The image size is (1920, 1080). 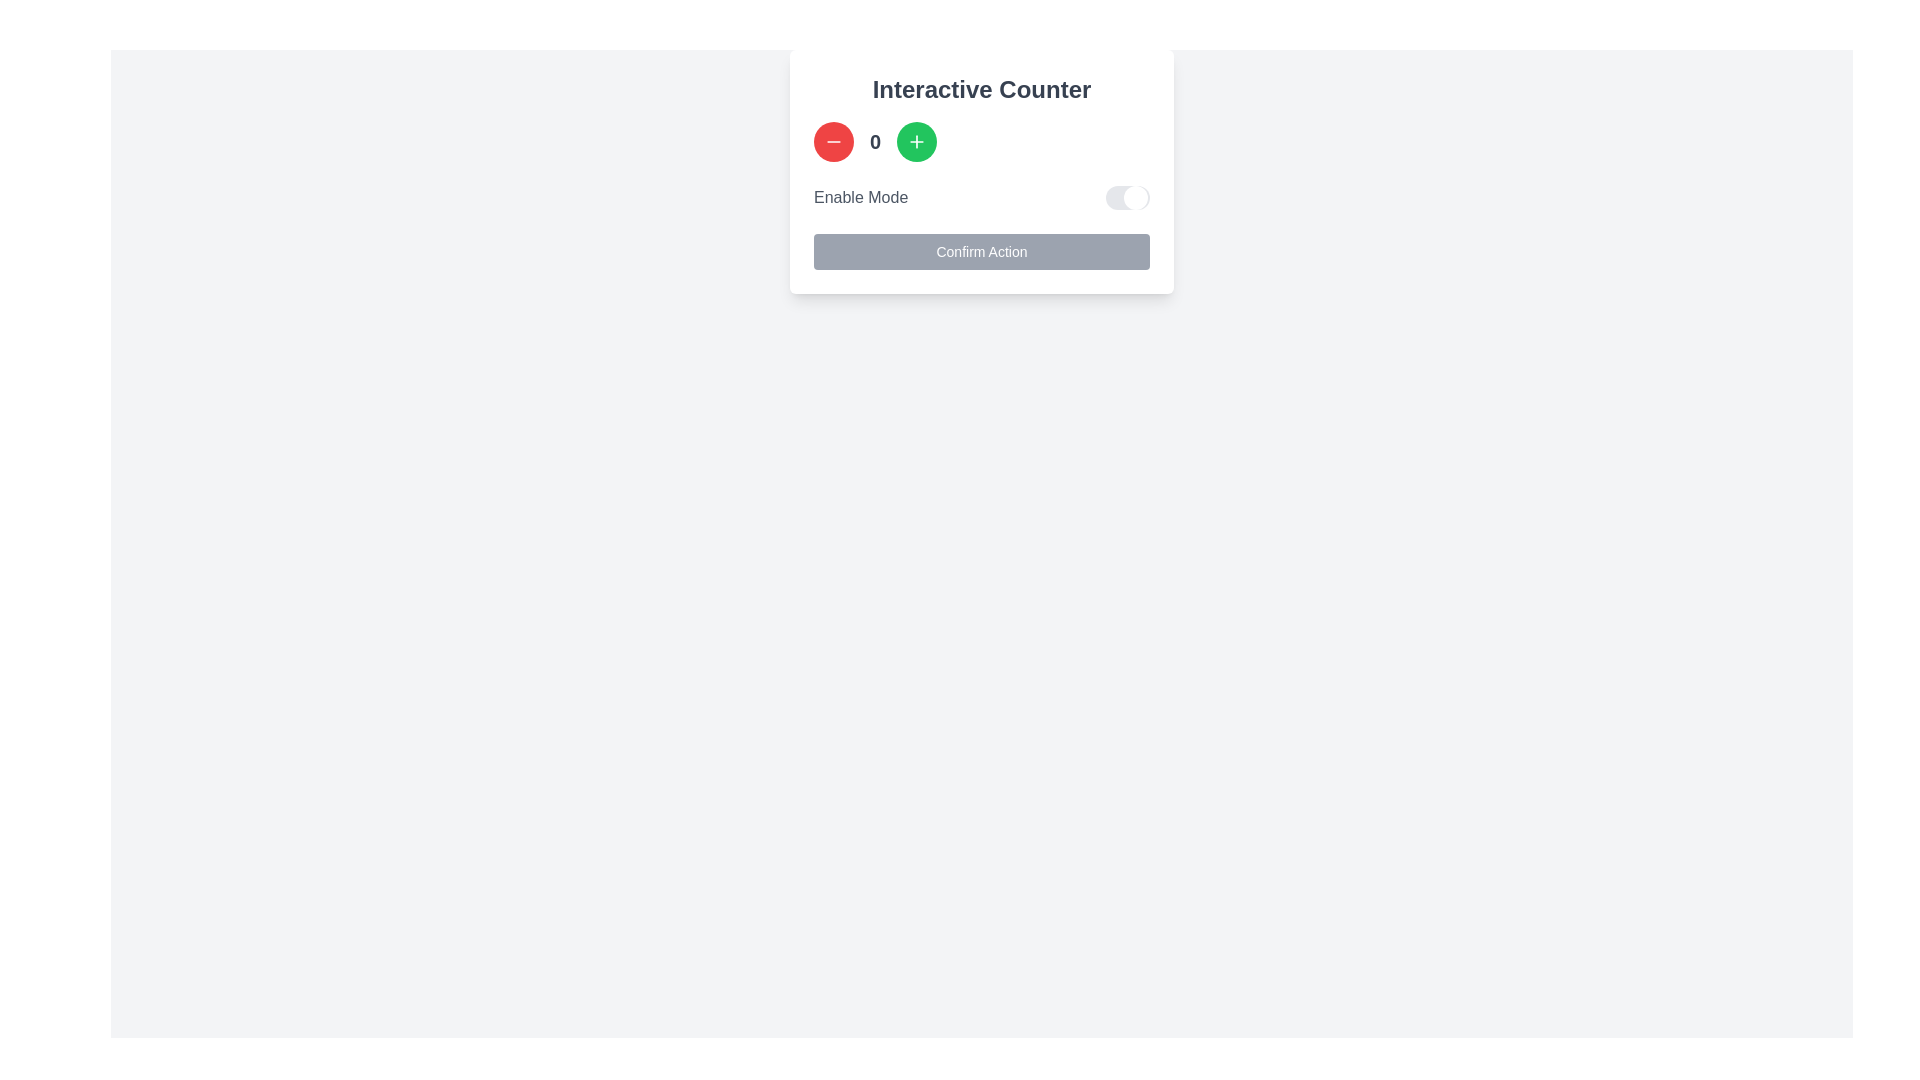 What do you see at coordinates (834, 141) in the screenshot?
I see `the decrement button located within the 'Interactive Counter' card` at bounding box center [834, 141].